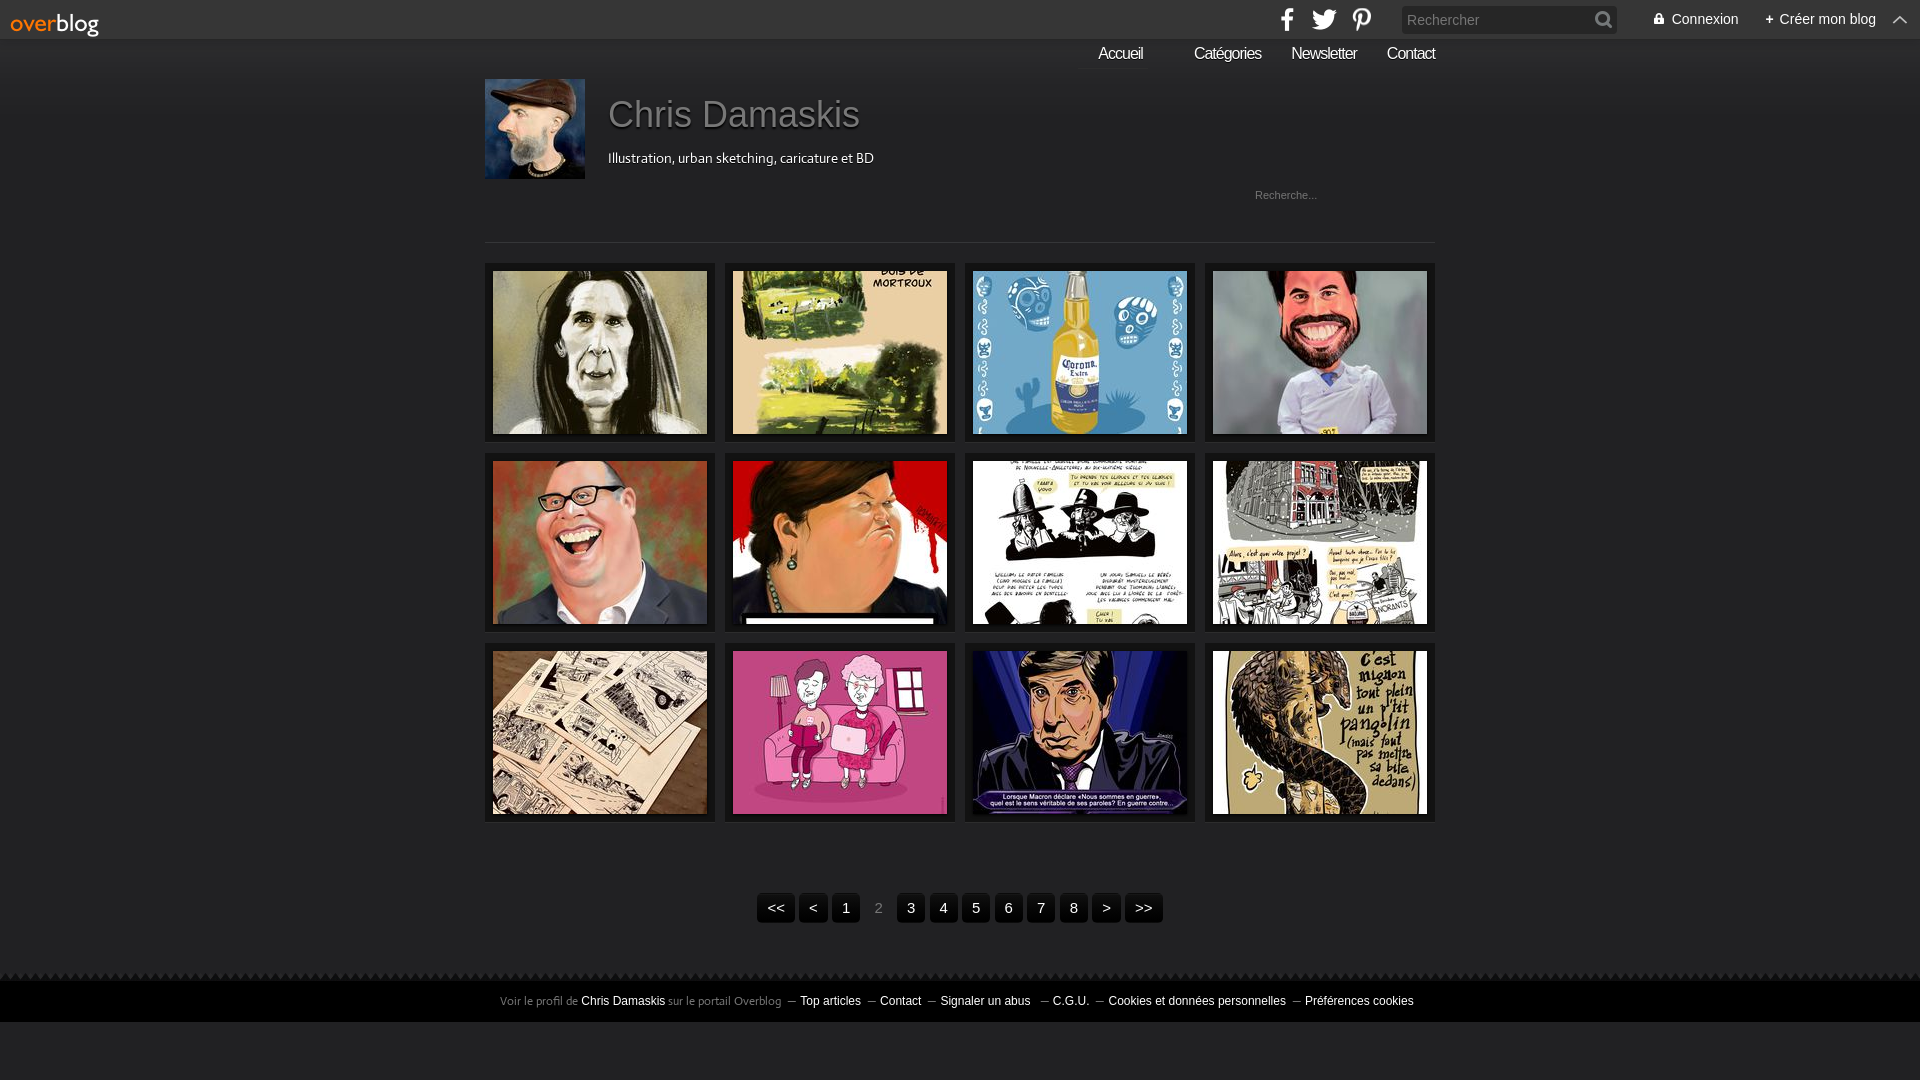  Describe the element at coordinates (1360, 19) in the screenshot. I see `' pinterest'` at that location.